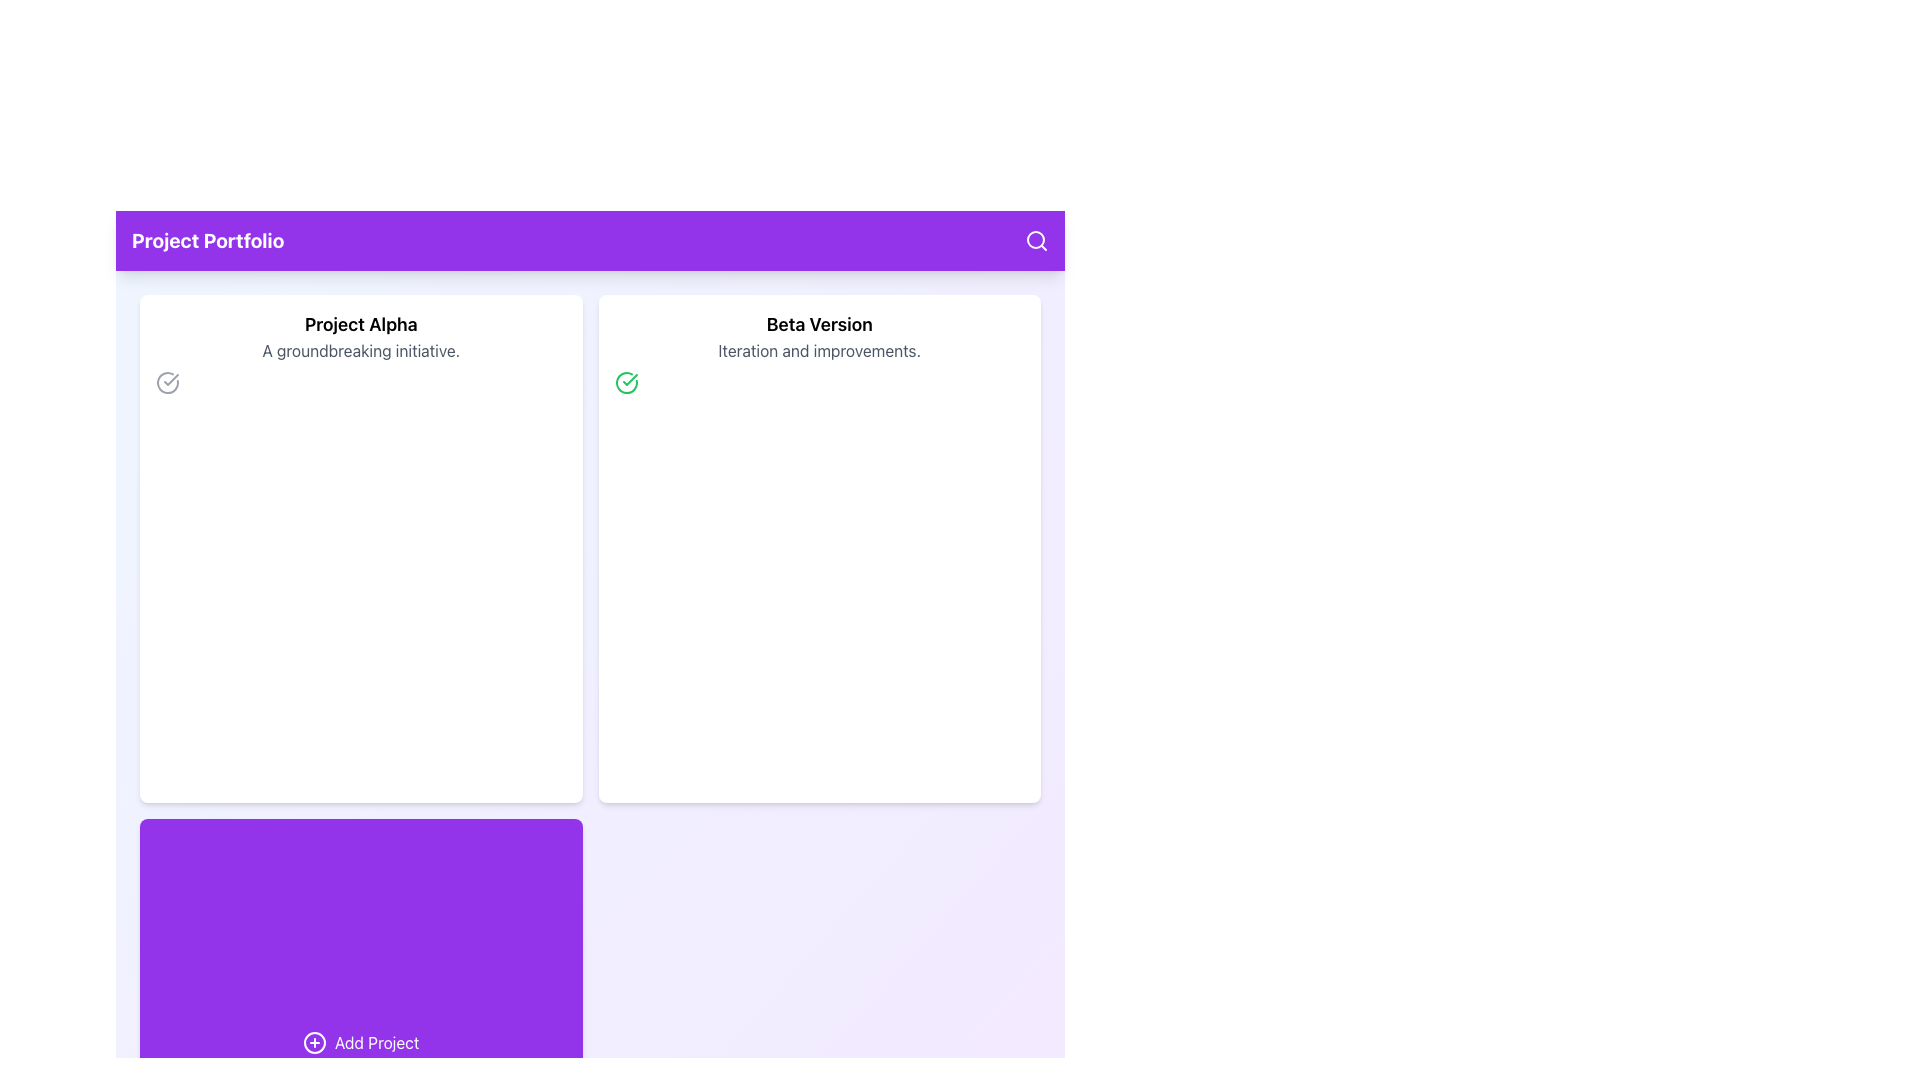  Describe the element at coordinates (625, 382) in the screenshot. I see `the circular portion of the checkmark icon styled with a green stroke located in the right project card of the interface` at that location.